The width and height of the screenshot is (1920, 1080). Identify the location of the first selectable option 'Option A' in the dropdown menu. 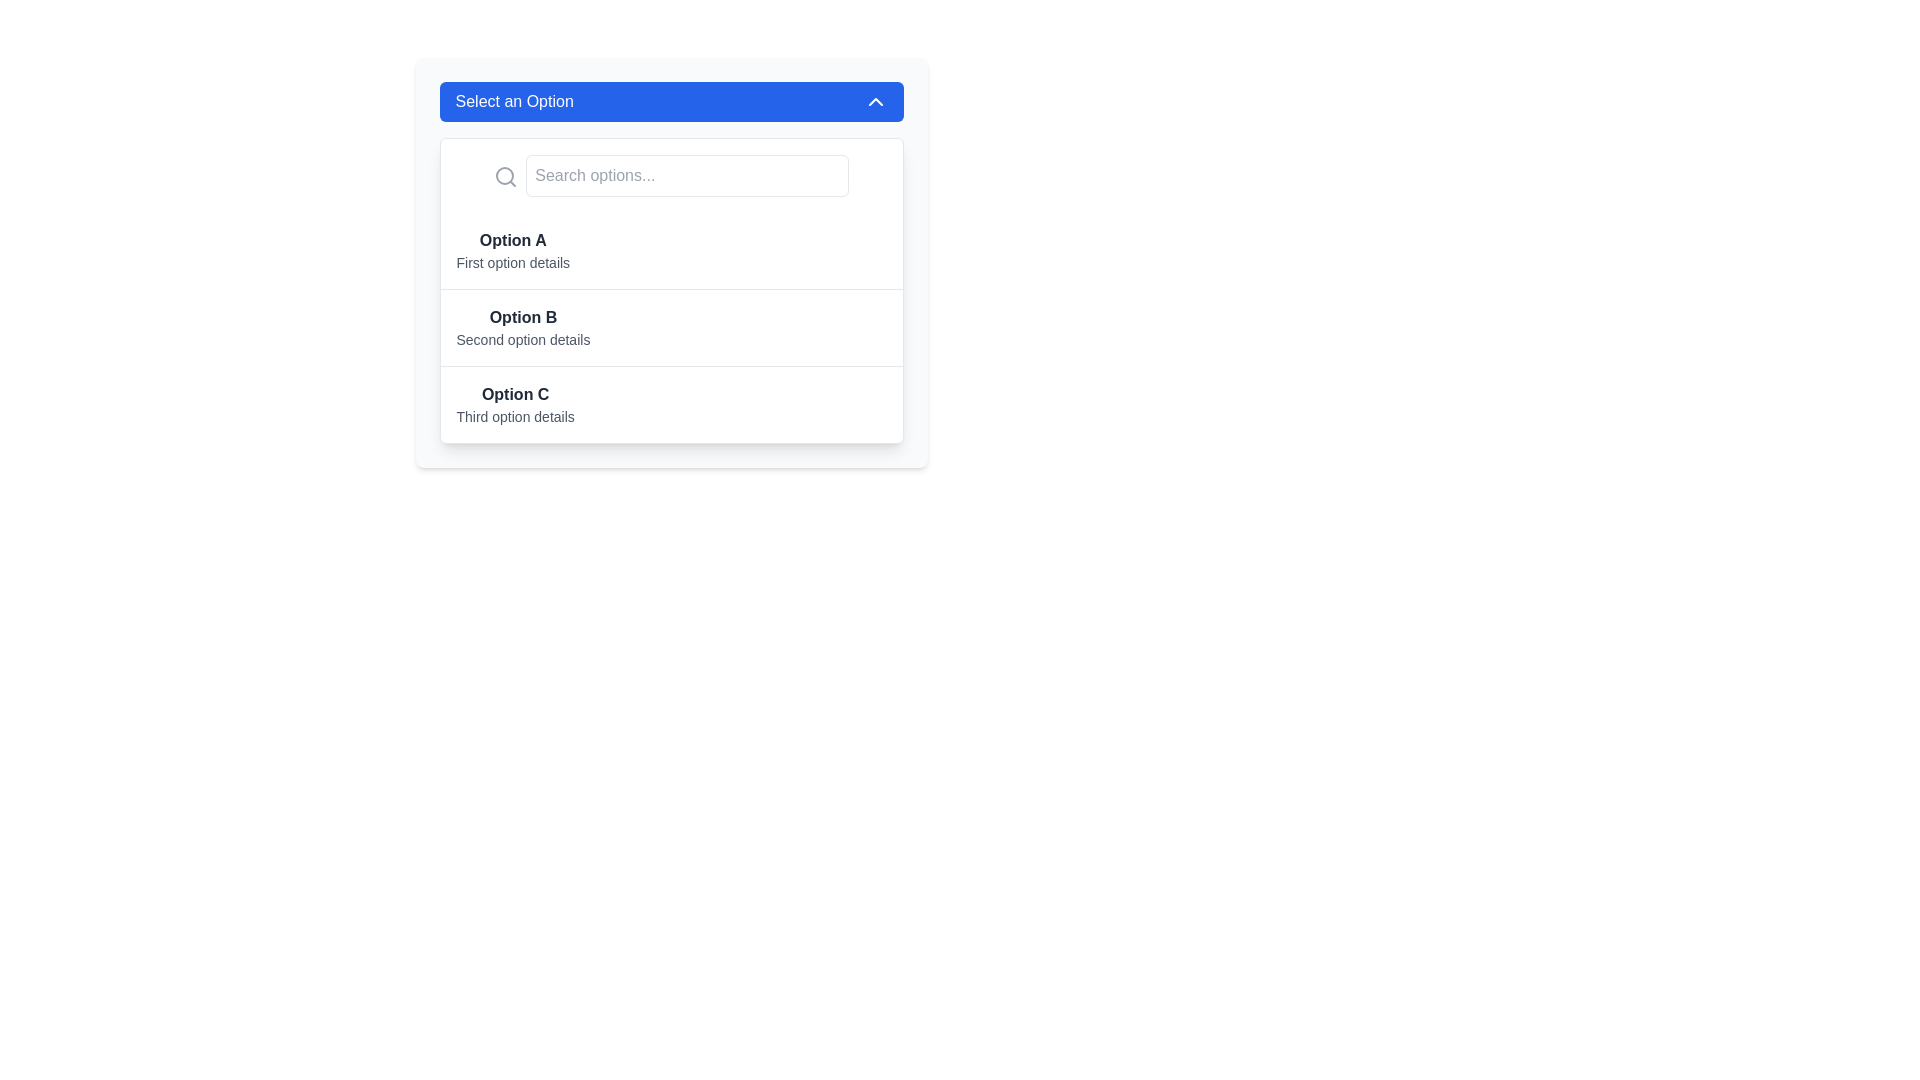
(671, 249).